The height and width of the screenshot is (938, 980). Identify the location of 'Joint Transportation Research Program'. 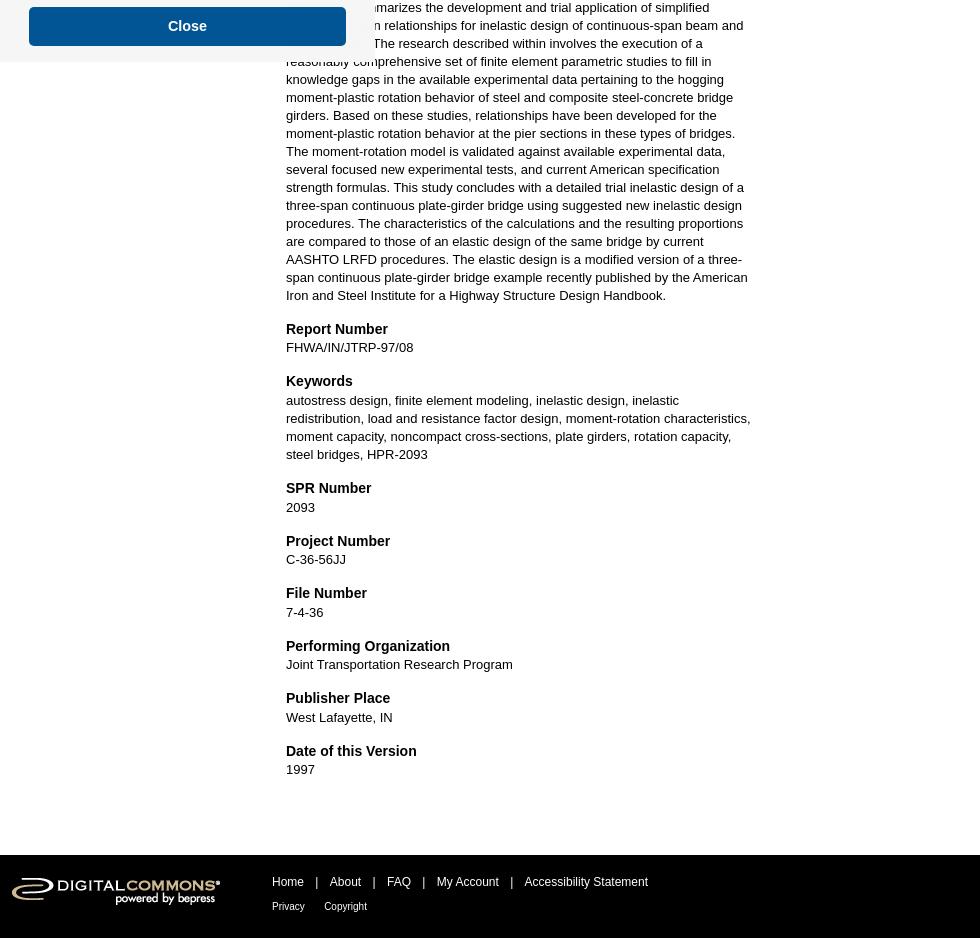
(398, 663).